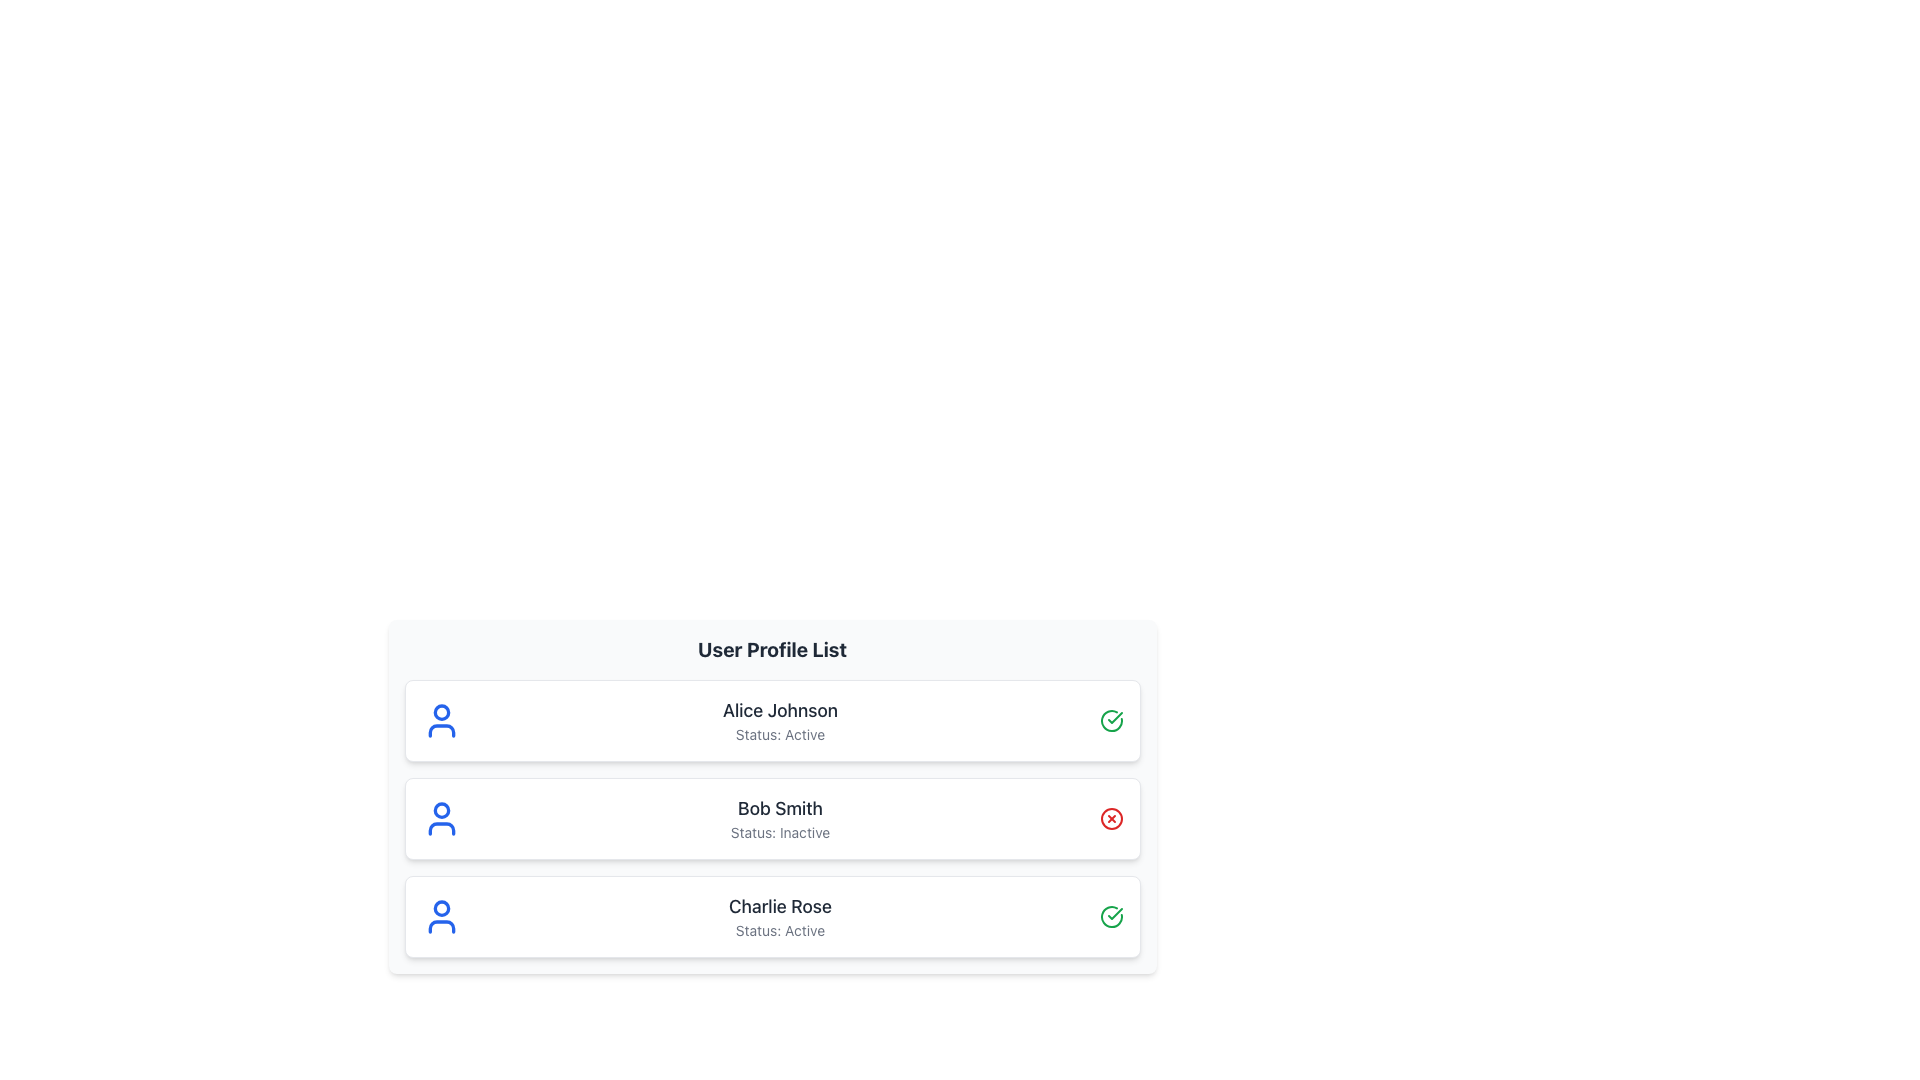 The image size is (1920, 1080). What do you see at coordinates (1113, 716) in the screenshot?
I see `the checkmark icon inside the green circular outline indicating approval for 'Alice Johnson - Status: Active'` at bounding box center [1113, 716].